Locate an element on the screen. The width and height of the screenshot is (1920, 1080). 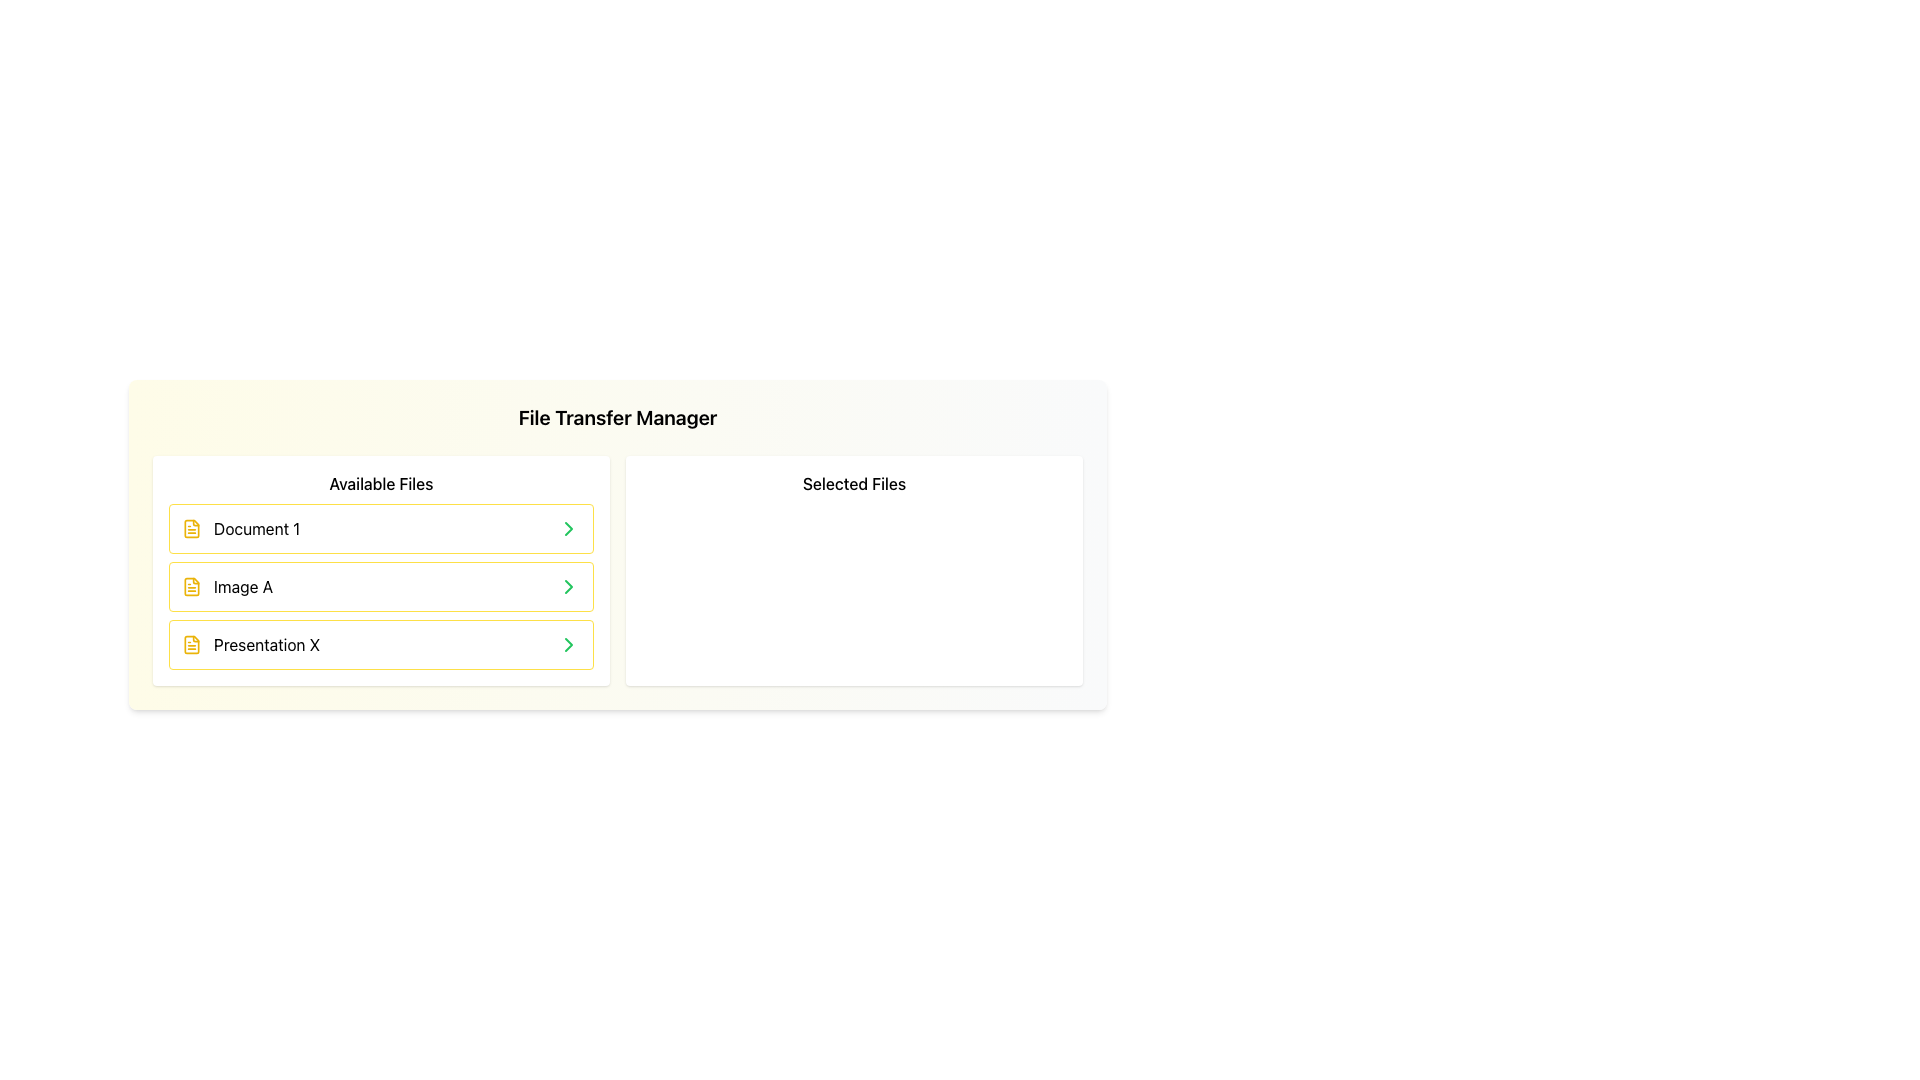
the small yellow-outline document icon located to the left of the text 'Image A' in the row is located at coordinates (192, 585).